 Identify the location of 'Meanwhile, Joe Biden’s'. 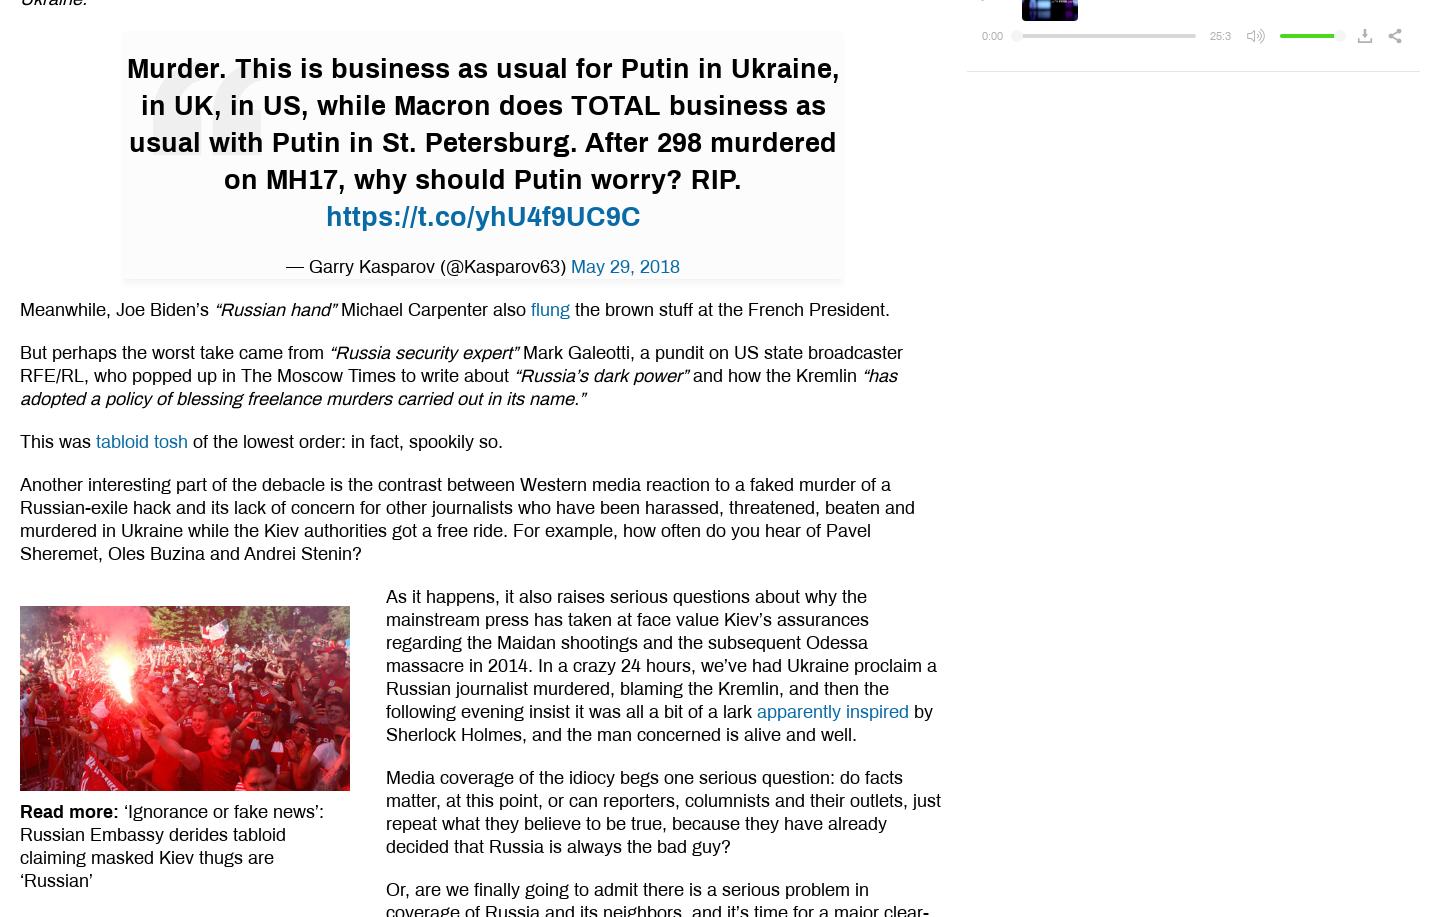
(117, 309).